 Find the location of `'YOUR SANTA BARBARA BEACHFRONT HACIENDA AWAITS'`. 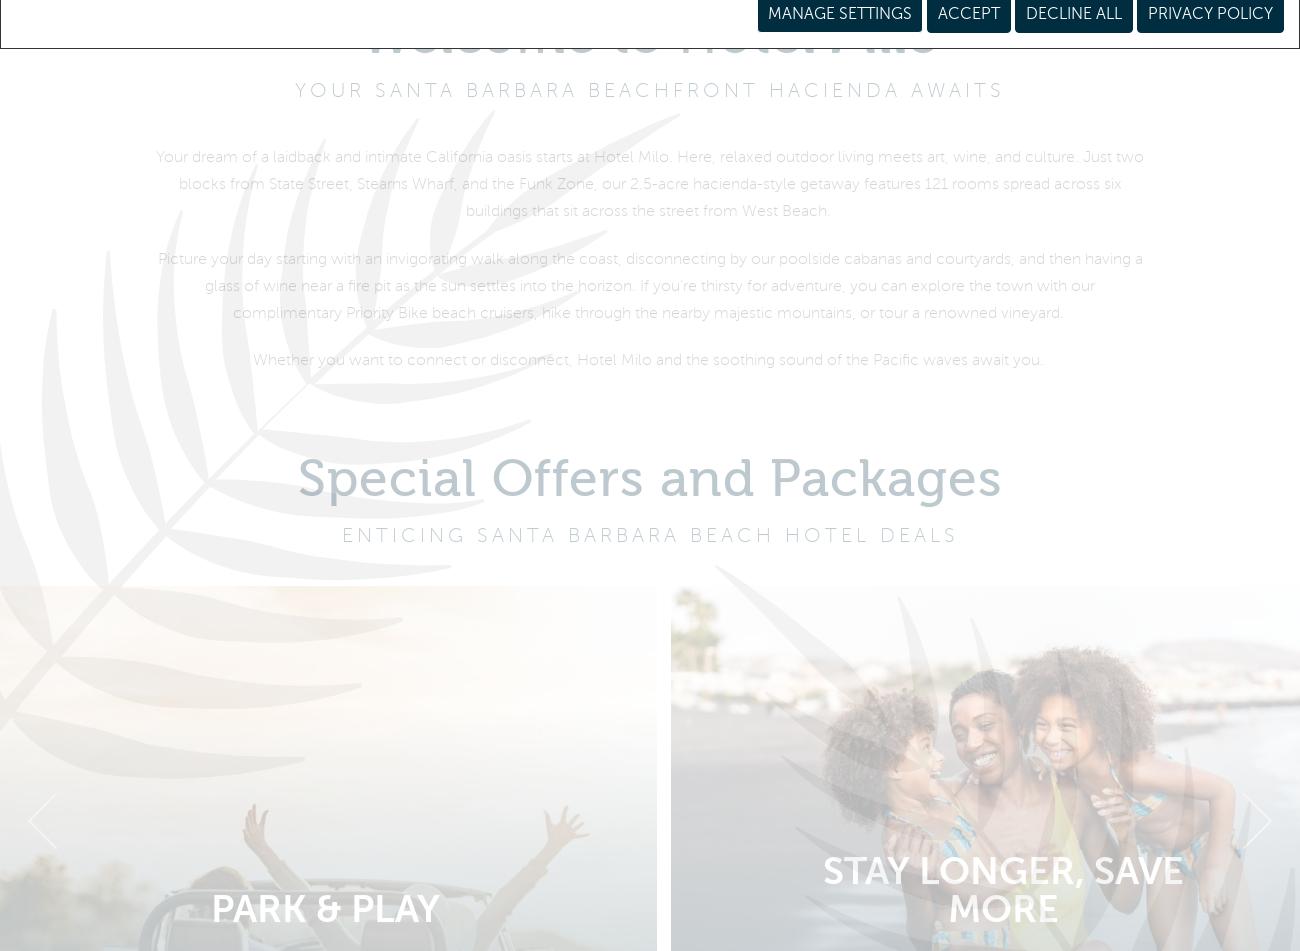

'YOUR SANTA BARBARA BEACHFRONT HACIENDA AWAITS' is located at coordinates (650, 104).